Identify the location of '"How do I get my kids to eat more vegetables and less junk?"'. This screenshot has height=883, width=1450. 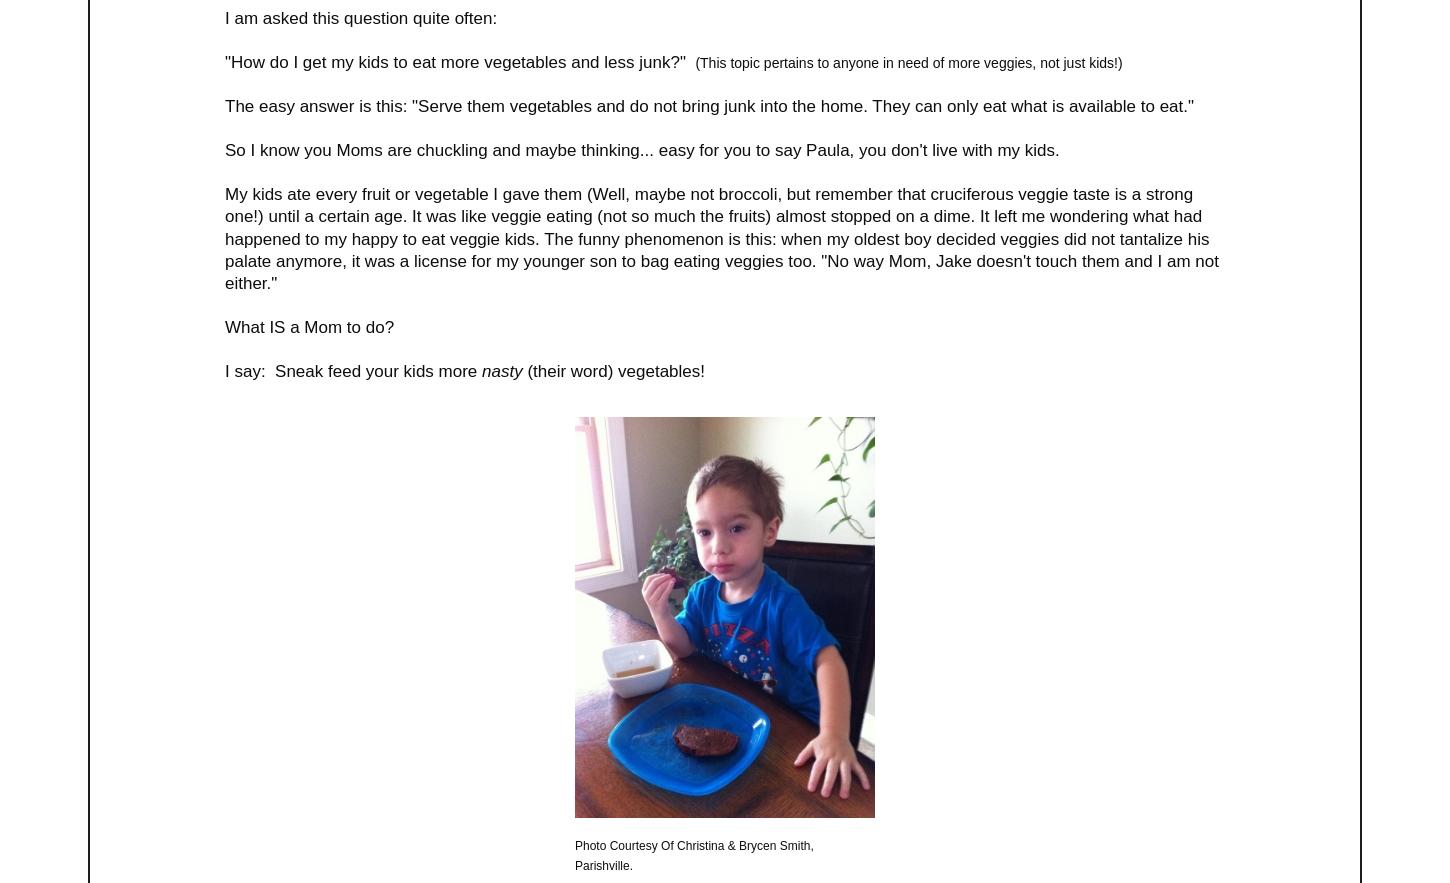
(224, 60).